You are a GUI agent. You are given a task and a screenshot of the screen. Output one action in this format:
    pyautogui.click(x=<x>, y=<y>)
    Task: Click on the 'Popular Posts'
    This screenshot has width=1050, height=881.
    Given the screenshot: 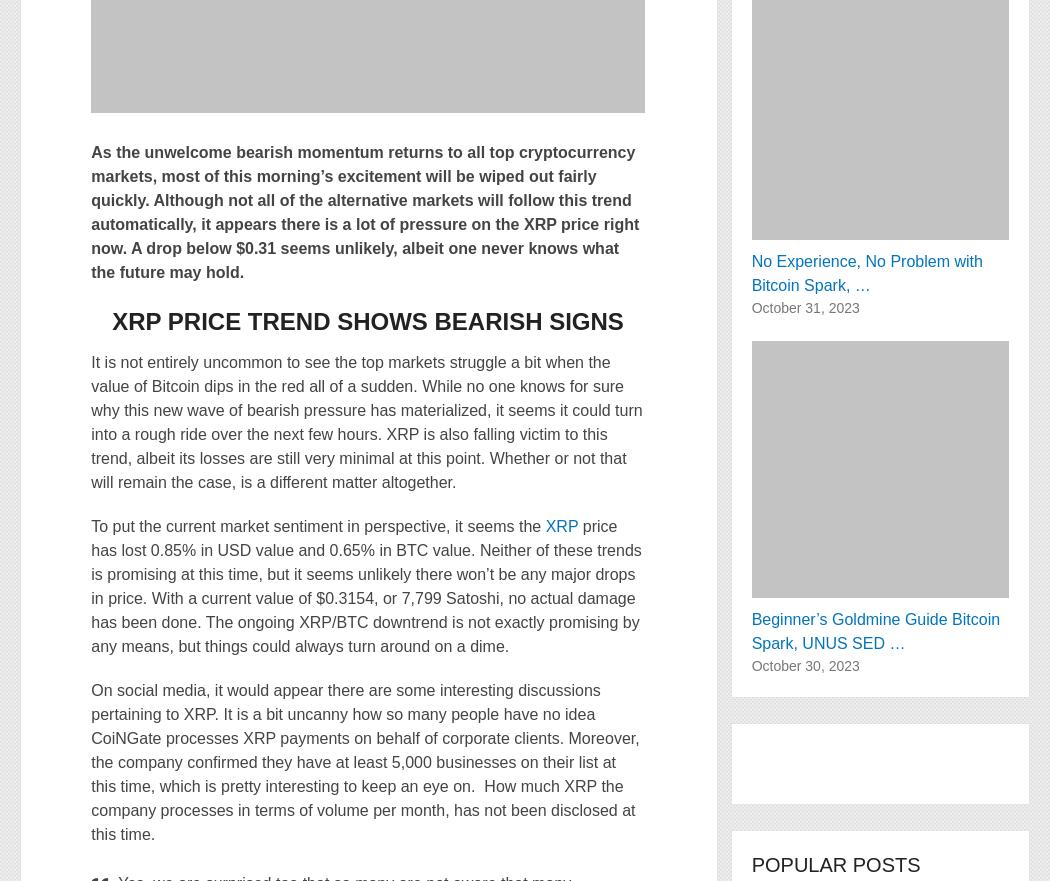 What is the action you would take?
    pyautogui.click(x=835, y=864)
    